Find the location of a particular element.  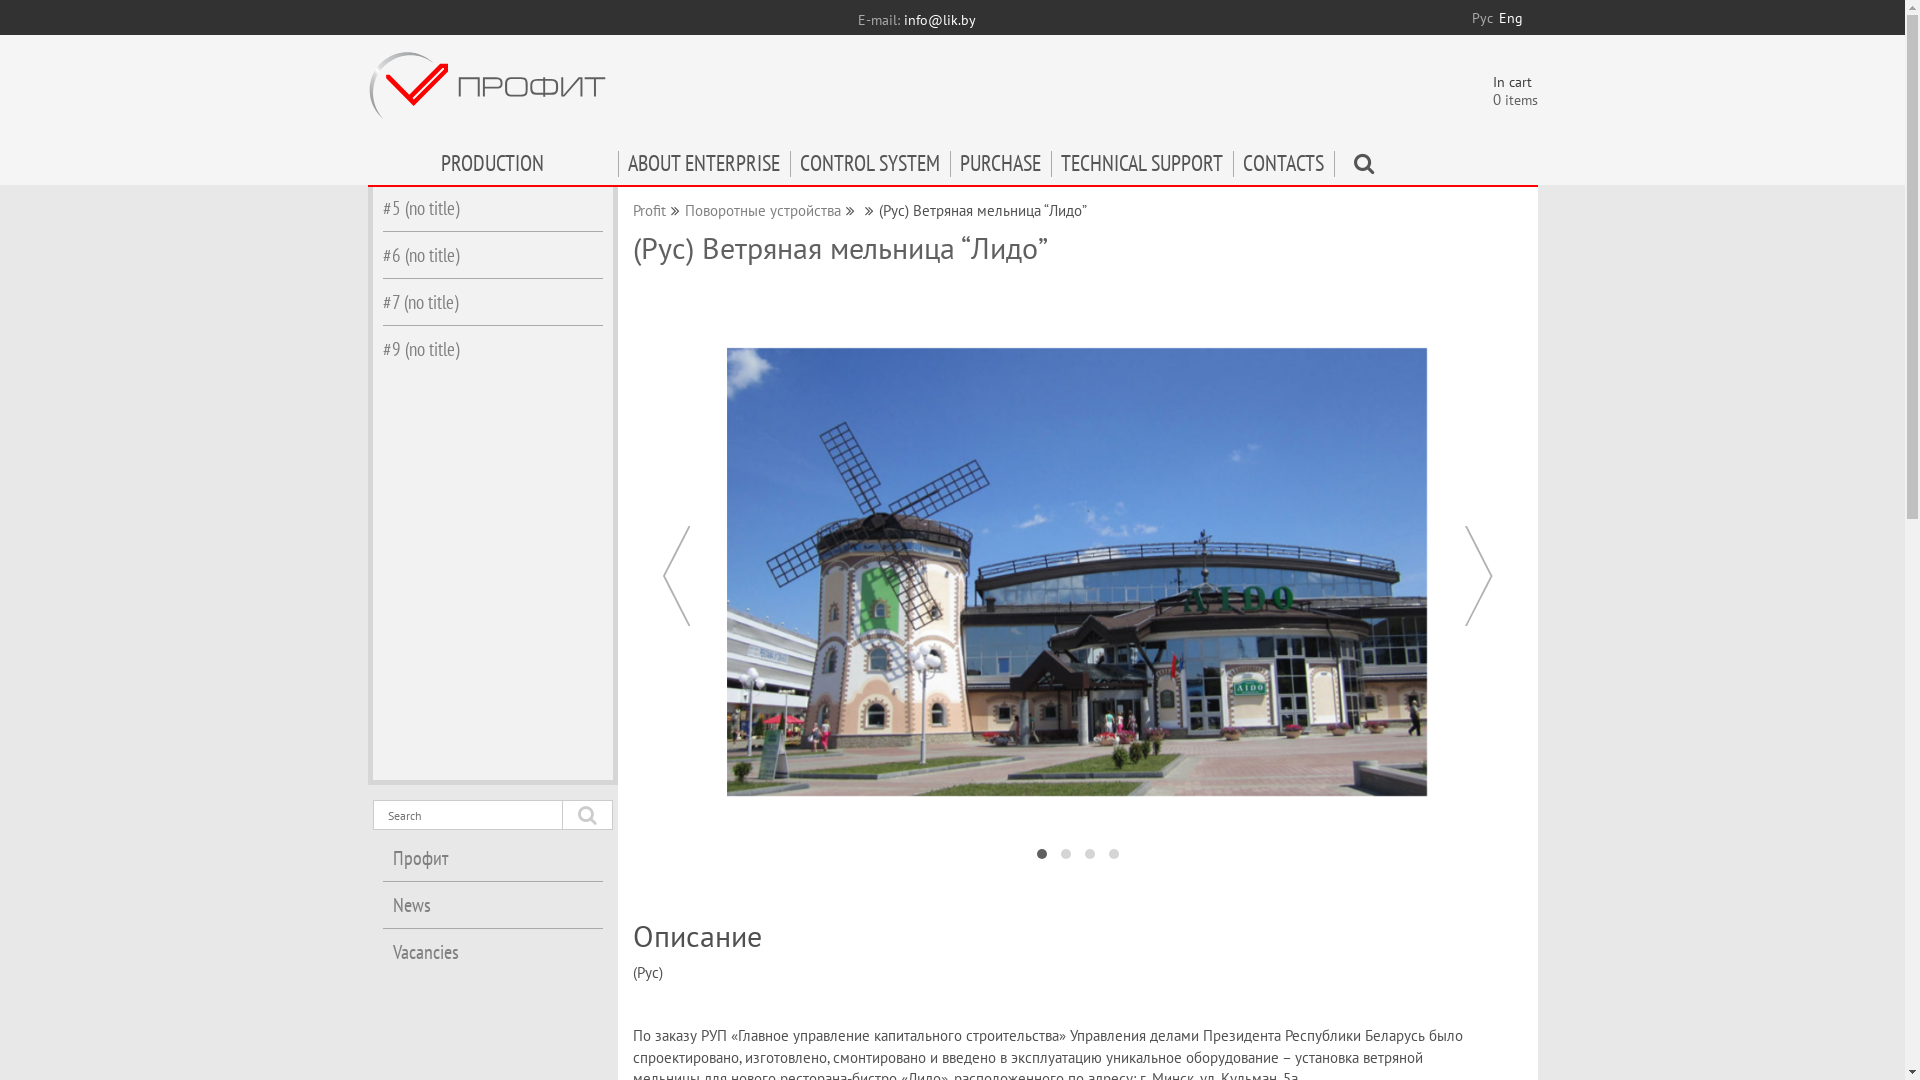

'TECHNICAL SUPPORT' is located at coordinates (1141, 167).